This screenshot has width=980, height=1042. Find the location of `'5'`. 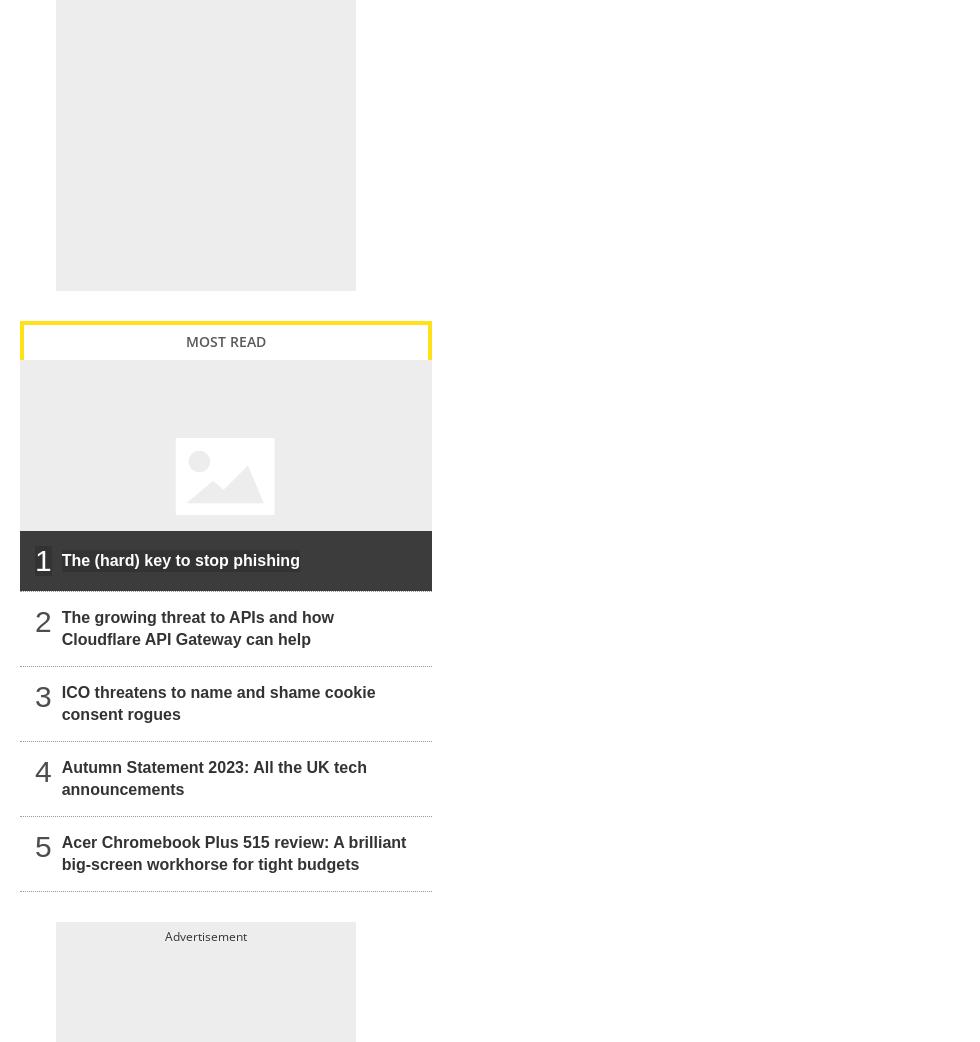

'5' is located at coordinates (43, 846).